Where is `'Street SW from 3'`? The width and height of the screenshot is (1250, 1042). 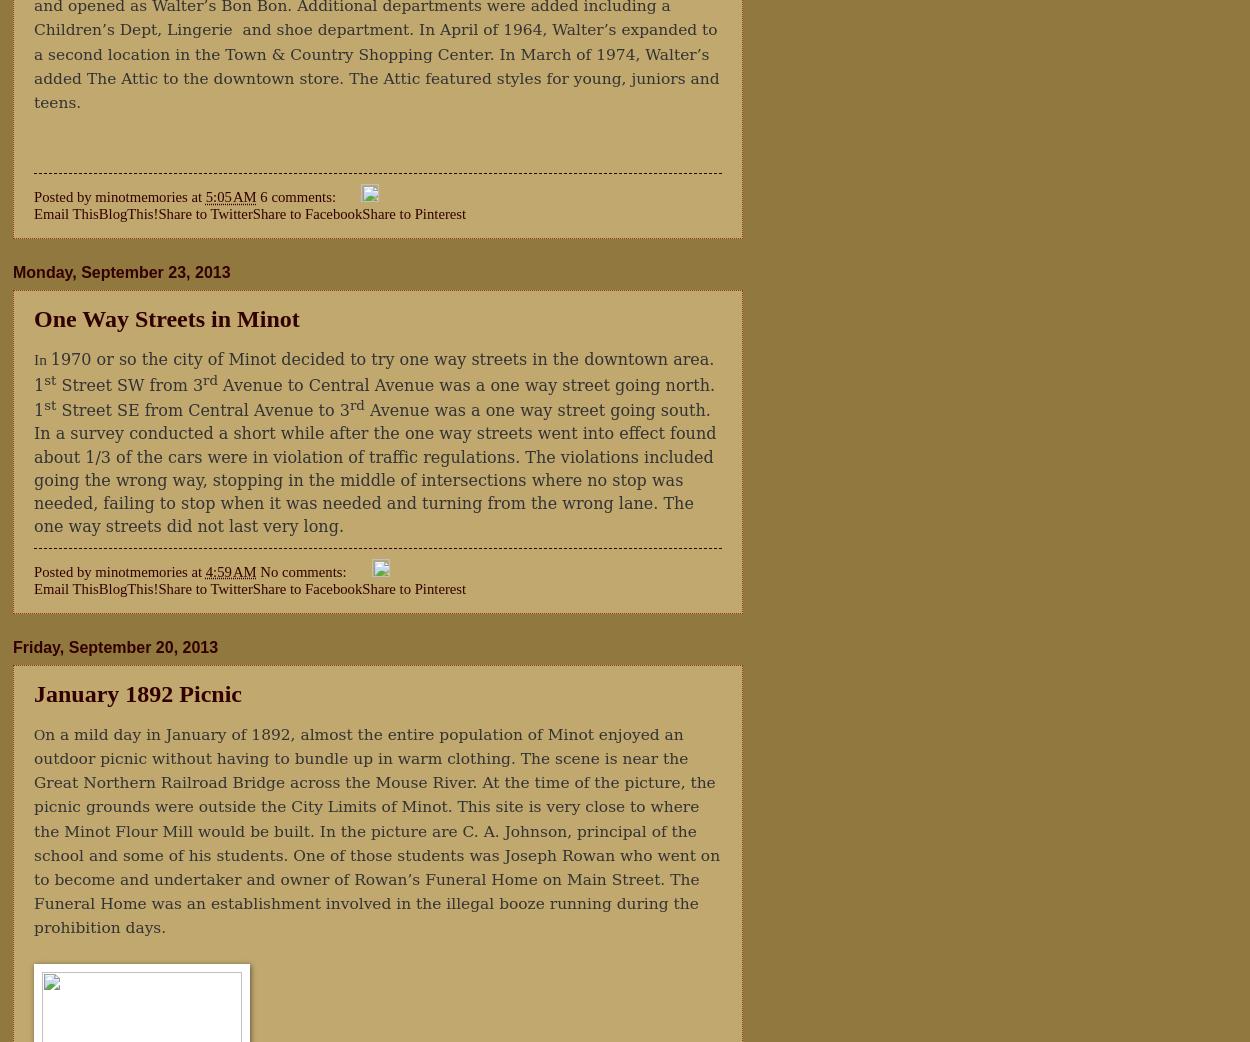
'Street SW from 3' is located at coordinates (129, 383).